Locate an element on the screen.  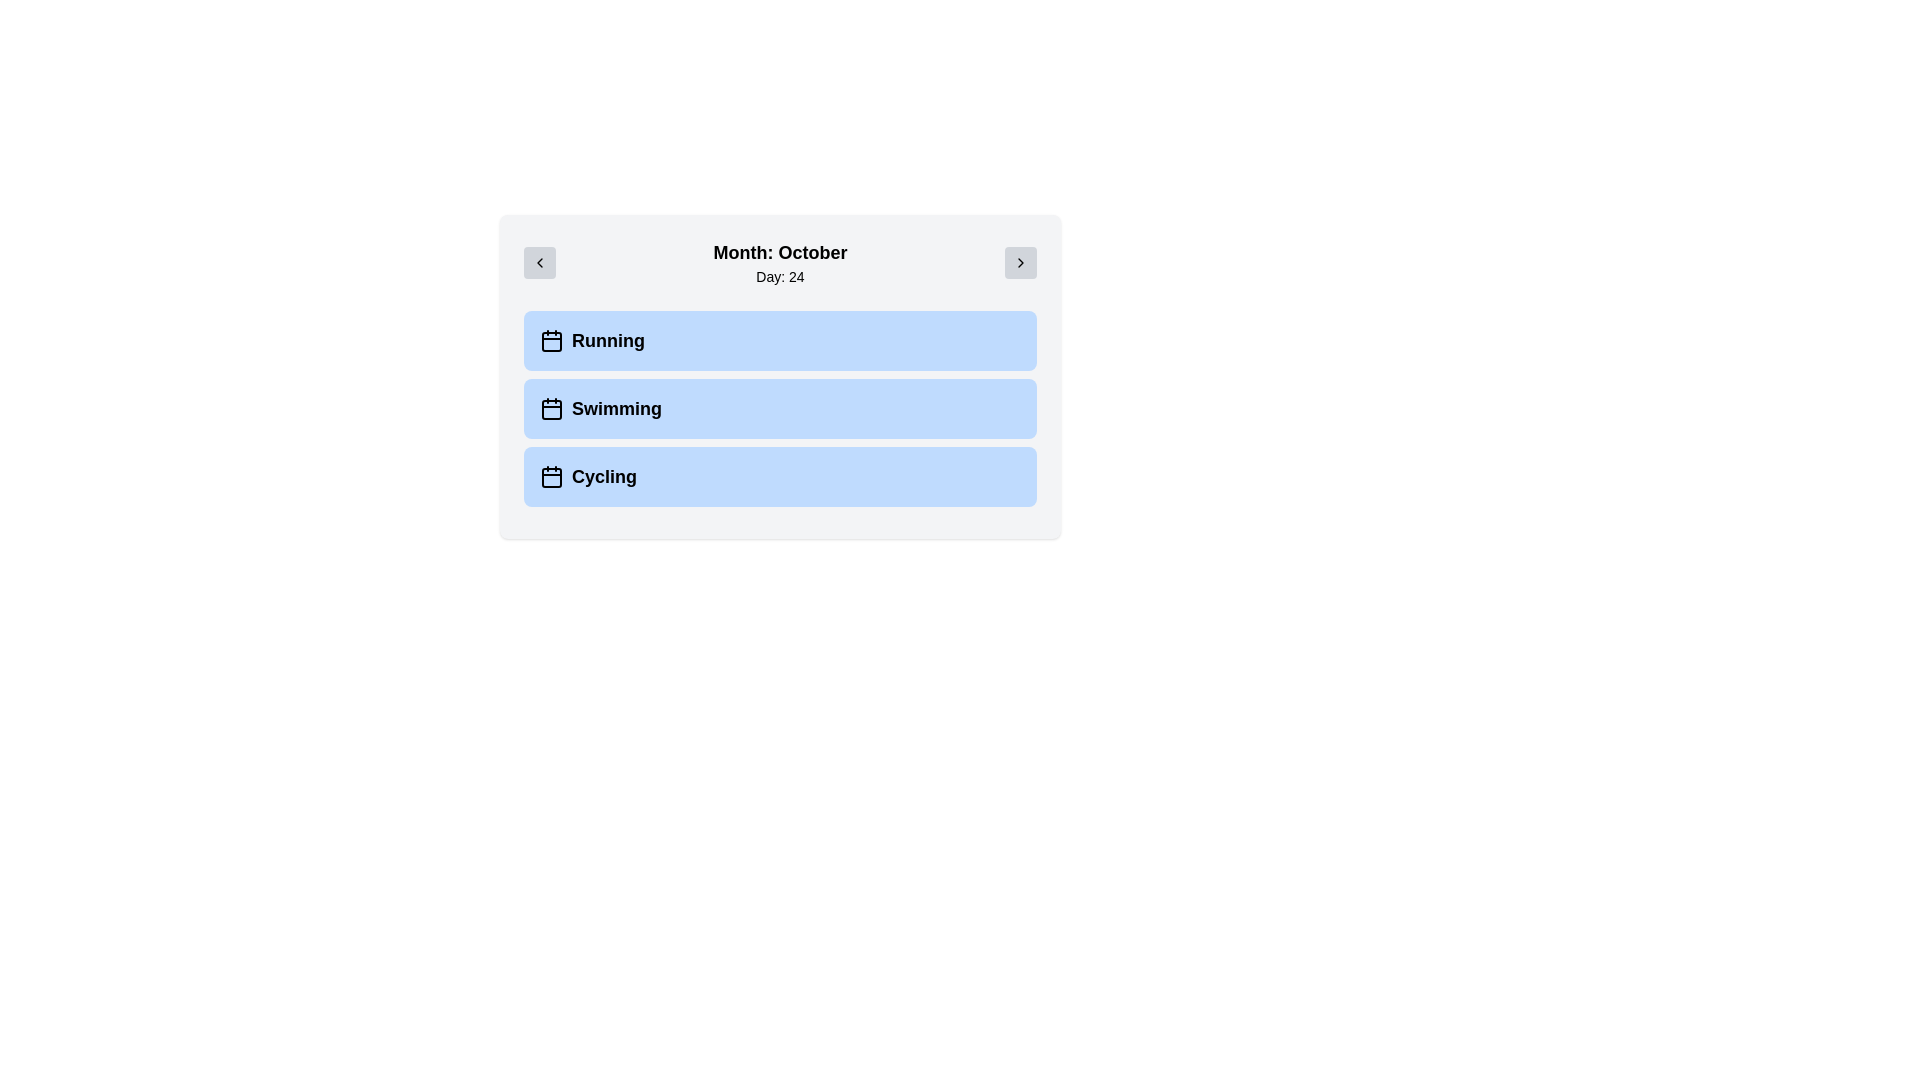
the calendar icon located at the beginning of the row containing the 'Swimming' label to interact with the calendar functionality is located at coordinates (552, 407).